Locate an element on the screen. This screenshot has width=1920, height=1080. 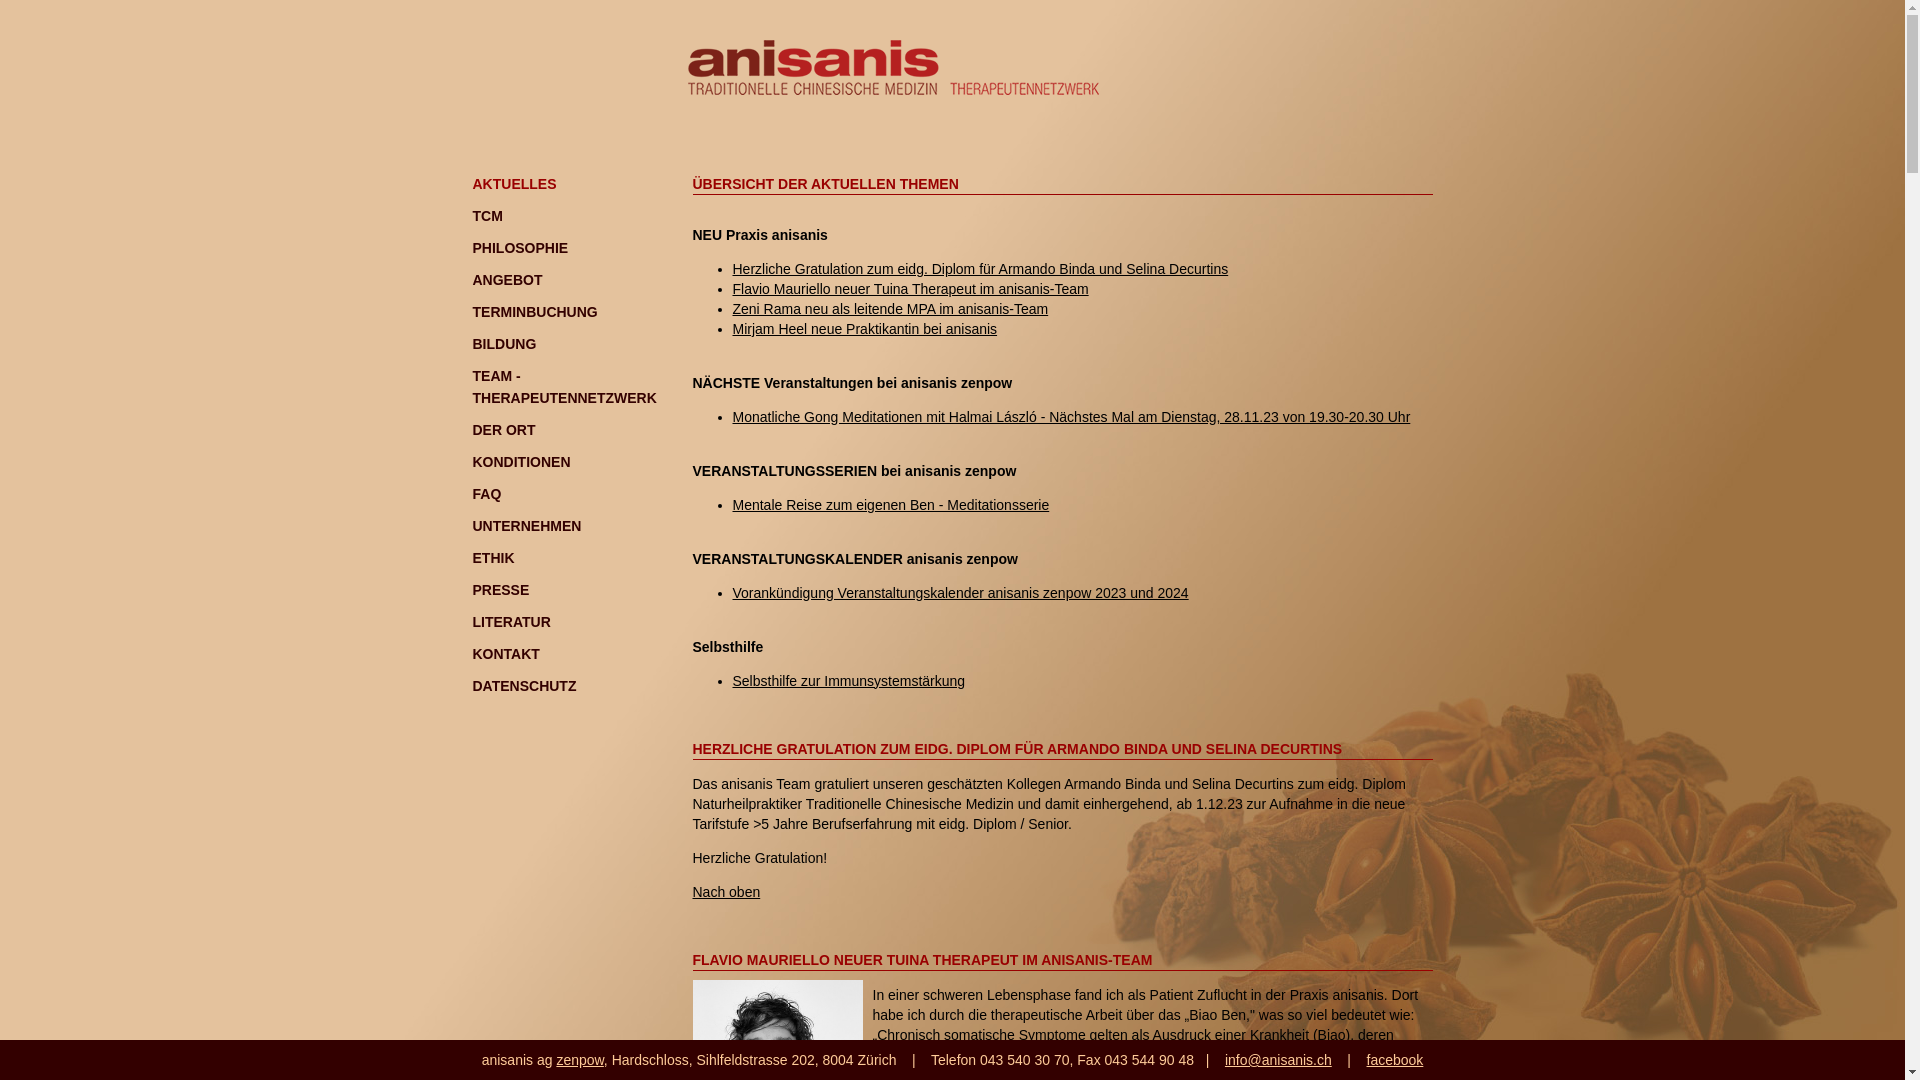
'zenpow' is located at coordinates (556, 1059).